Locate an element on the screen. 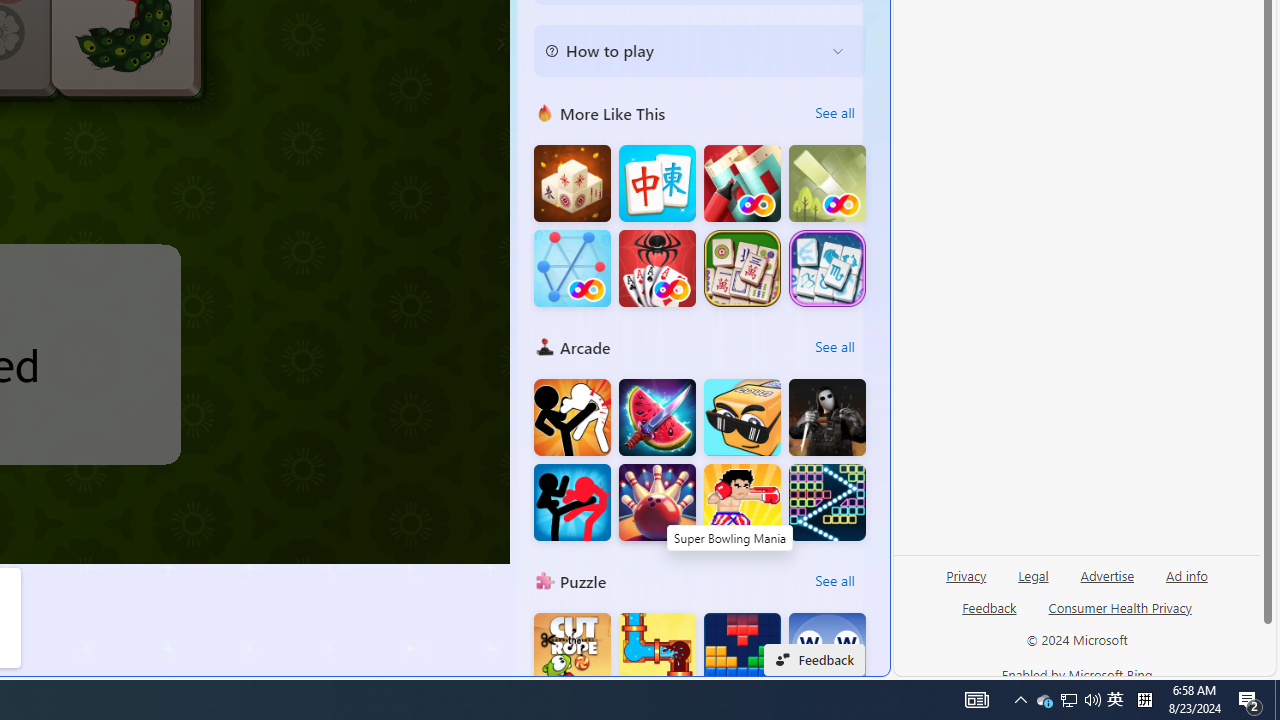 The image size is (1280, 720). 'Daily Mahjong' is located at coordinates (741, 267).